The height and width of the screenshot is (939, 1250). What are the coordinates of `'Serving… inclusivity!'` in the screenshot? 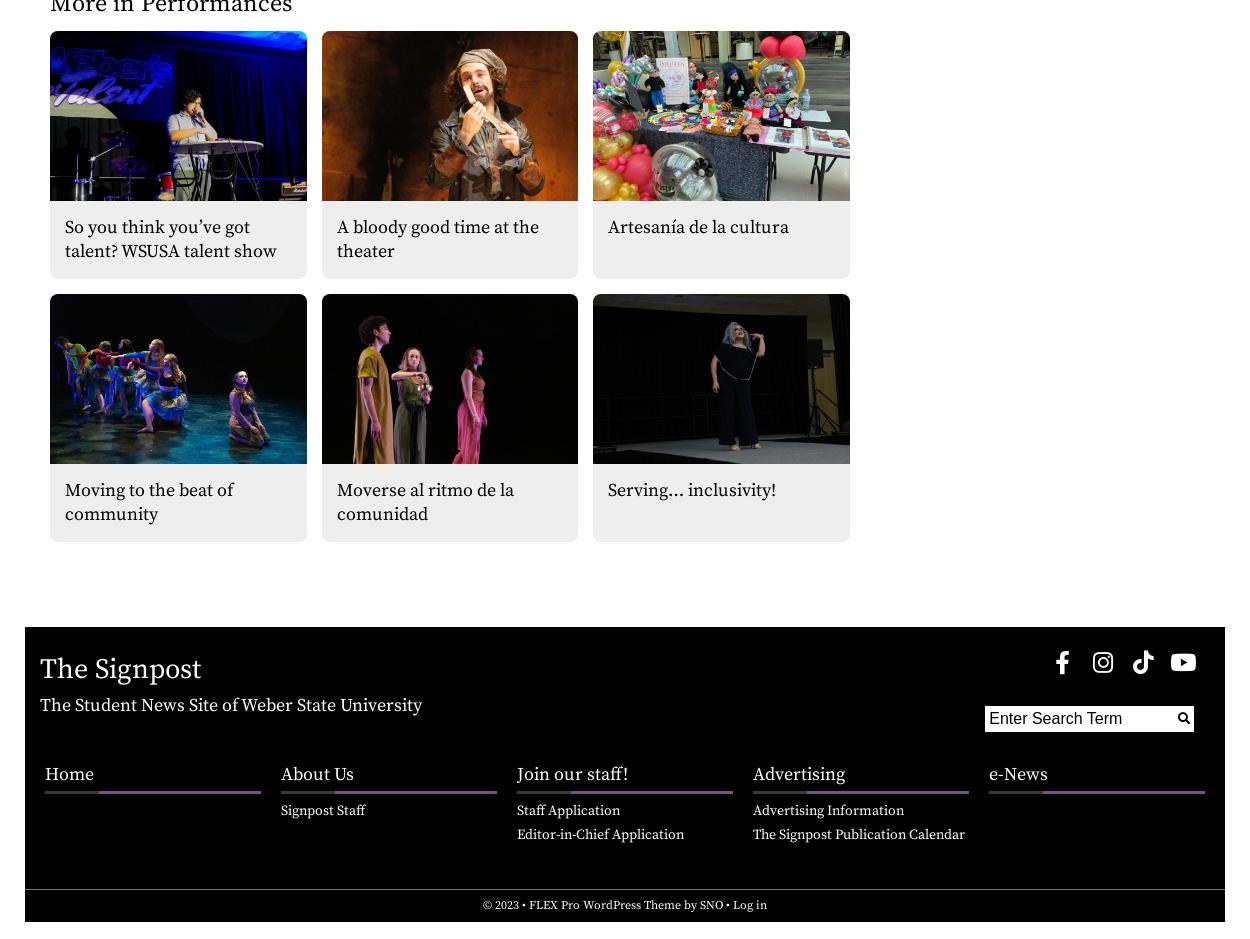 It's located at (691, 488).